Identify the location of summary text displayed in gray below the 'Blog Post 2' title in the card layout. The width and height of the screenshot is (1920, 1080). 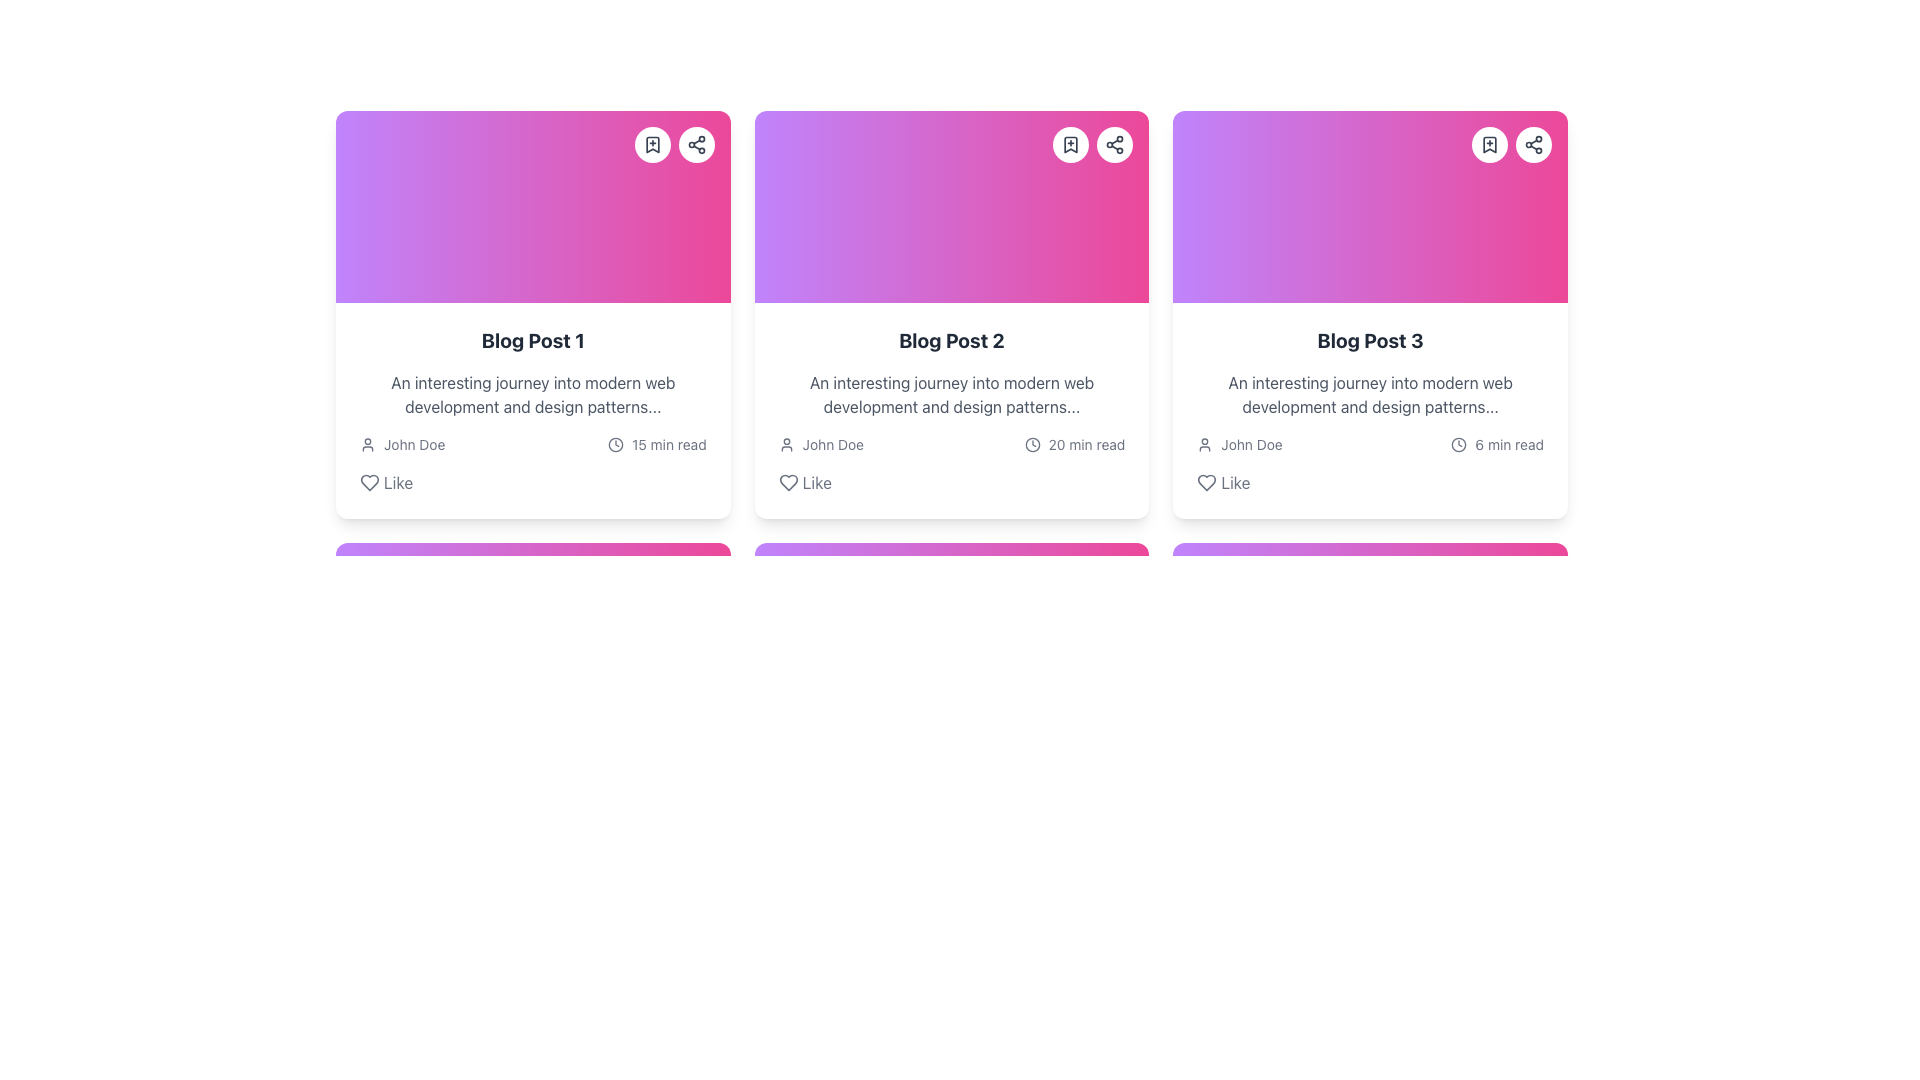
(950, 394).